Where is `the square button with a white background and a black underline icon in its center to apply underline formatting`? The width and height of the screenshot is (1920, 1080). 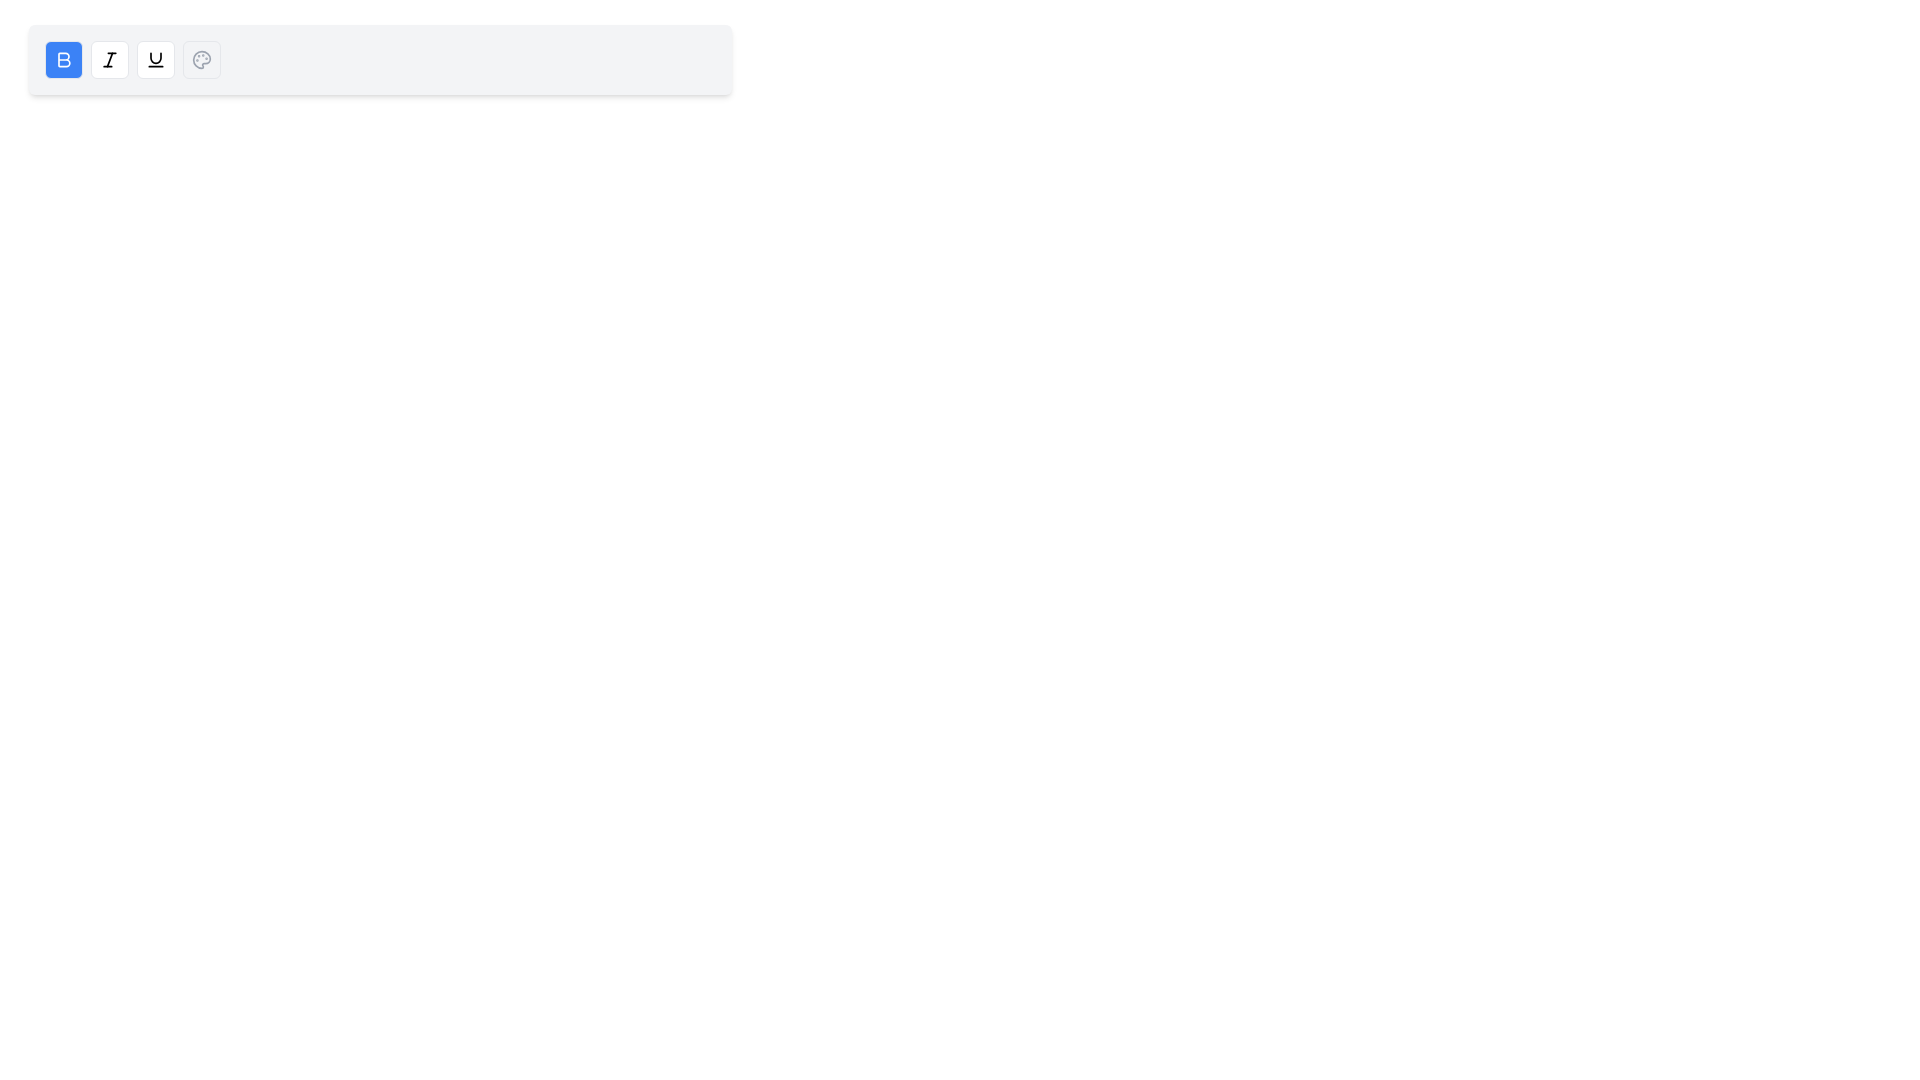 the square button with a white background and a black underline icon in its center to apply underline formatting is located at coordinates (155, 59).